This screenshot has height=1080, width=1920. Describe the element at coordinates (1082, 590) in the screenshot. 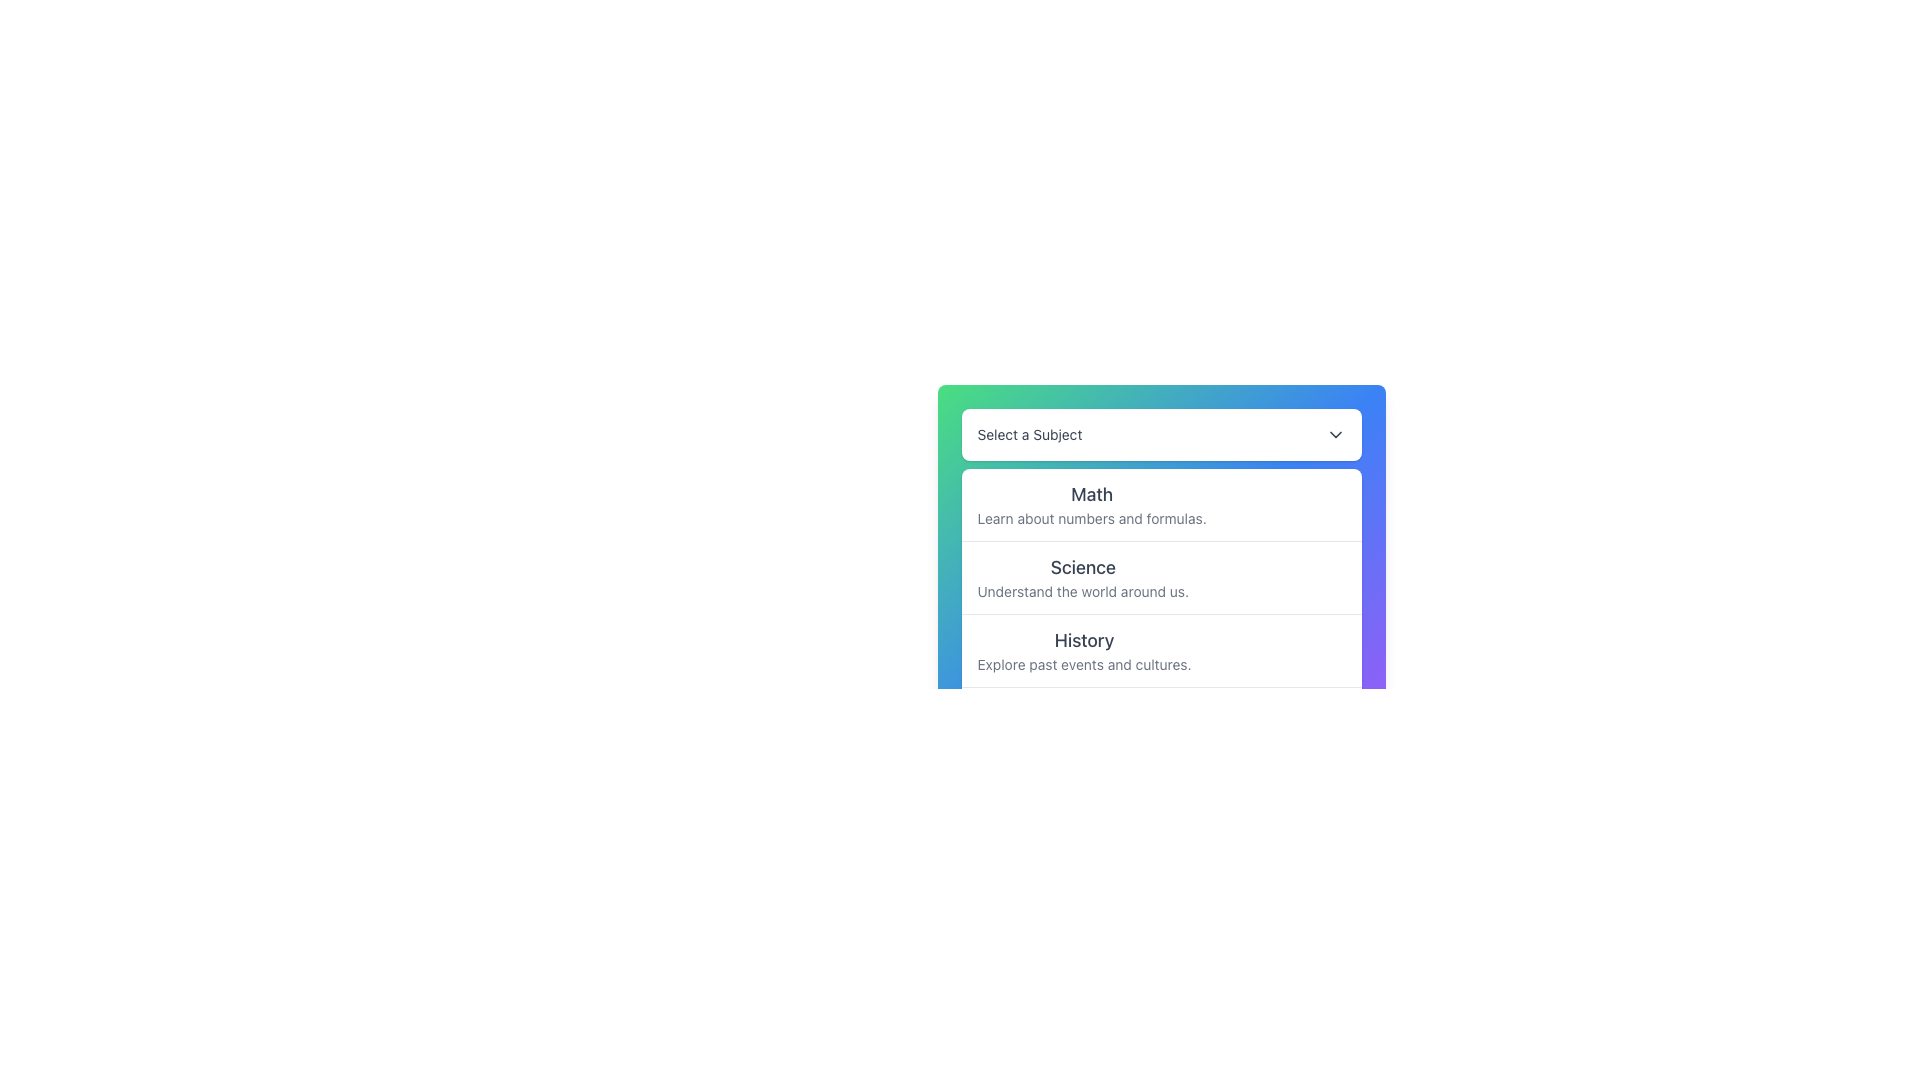

I see `descriptive text label "Understand the world around us." located below the title "Science"` at that location.